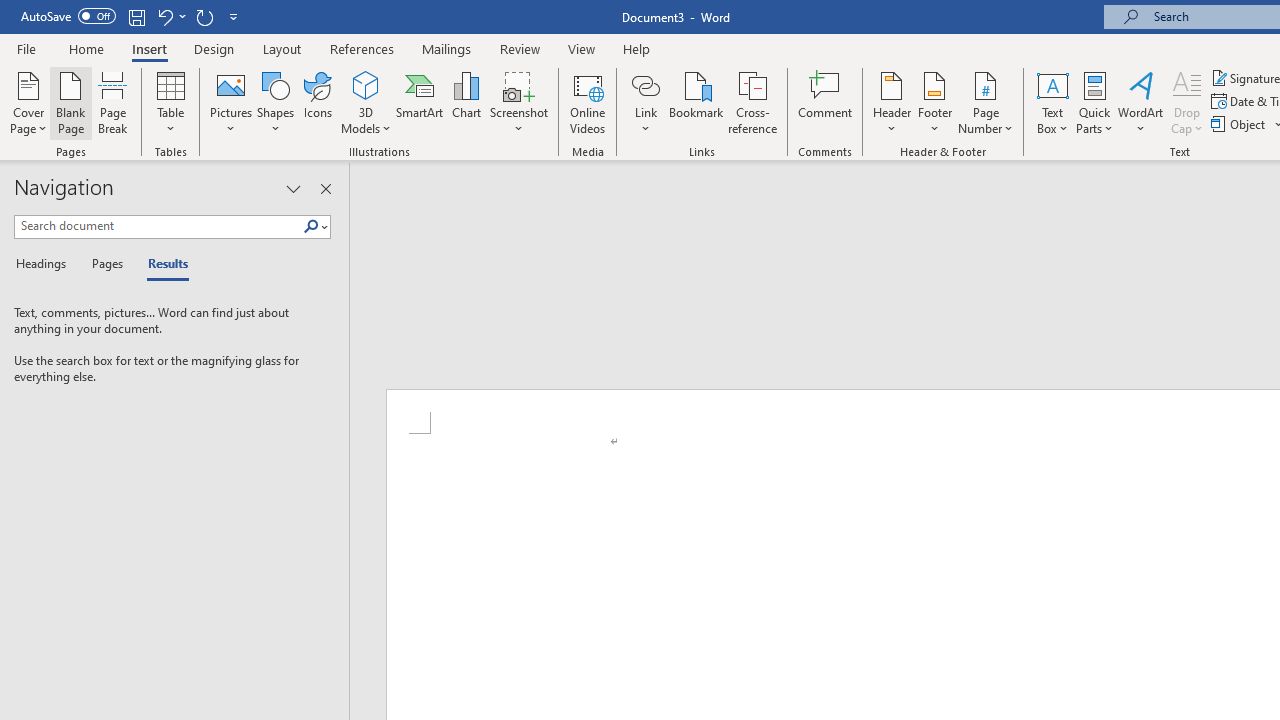  I want to click on 'Comment', so click(825, 103).